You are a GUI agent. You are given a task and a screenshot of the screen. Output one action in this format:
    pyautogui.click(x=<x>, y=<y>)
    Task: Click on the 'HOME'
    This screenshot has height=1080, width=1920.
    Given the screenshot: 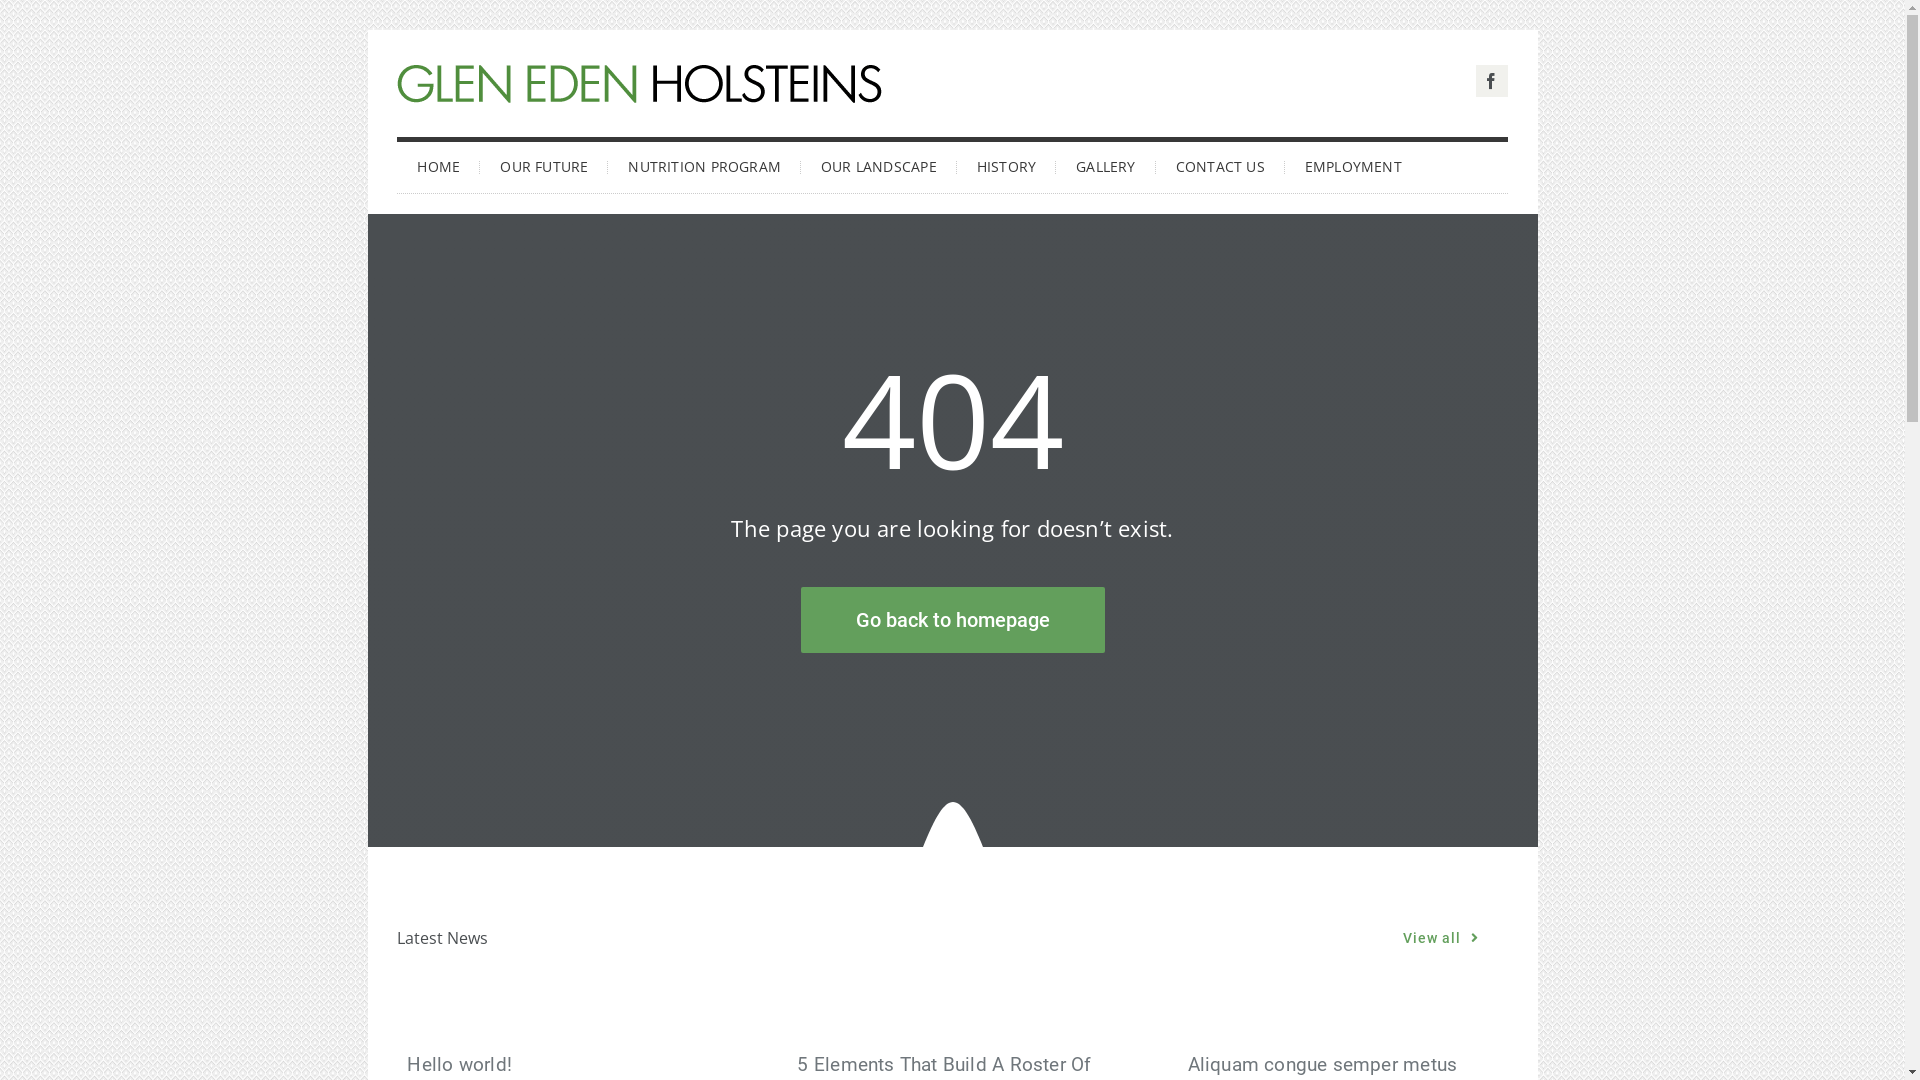 What is the action you would take?
    pyautogui.click(x=397, y=164)
    